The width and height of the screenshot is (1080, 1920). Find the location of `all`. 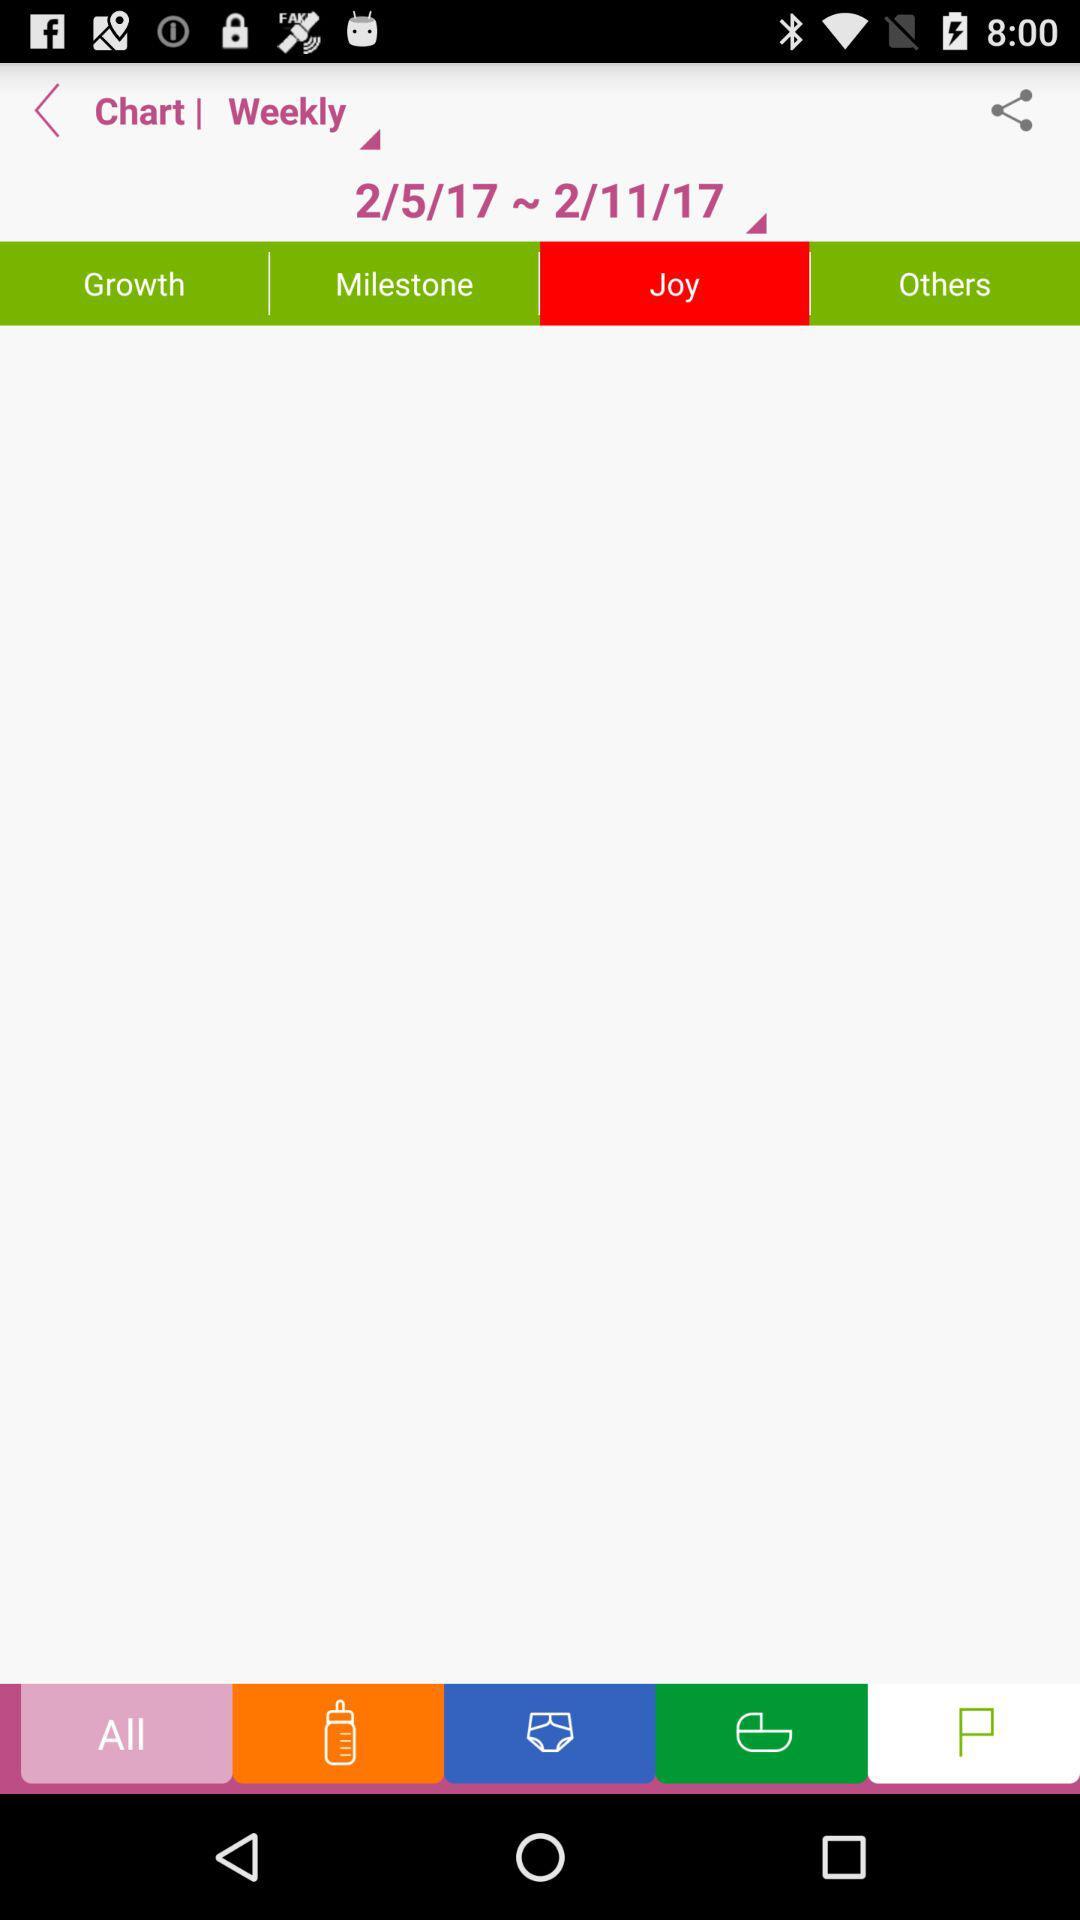

all is located at coordinates (126, 1737).